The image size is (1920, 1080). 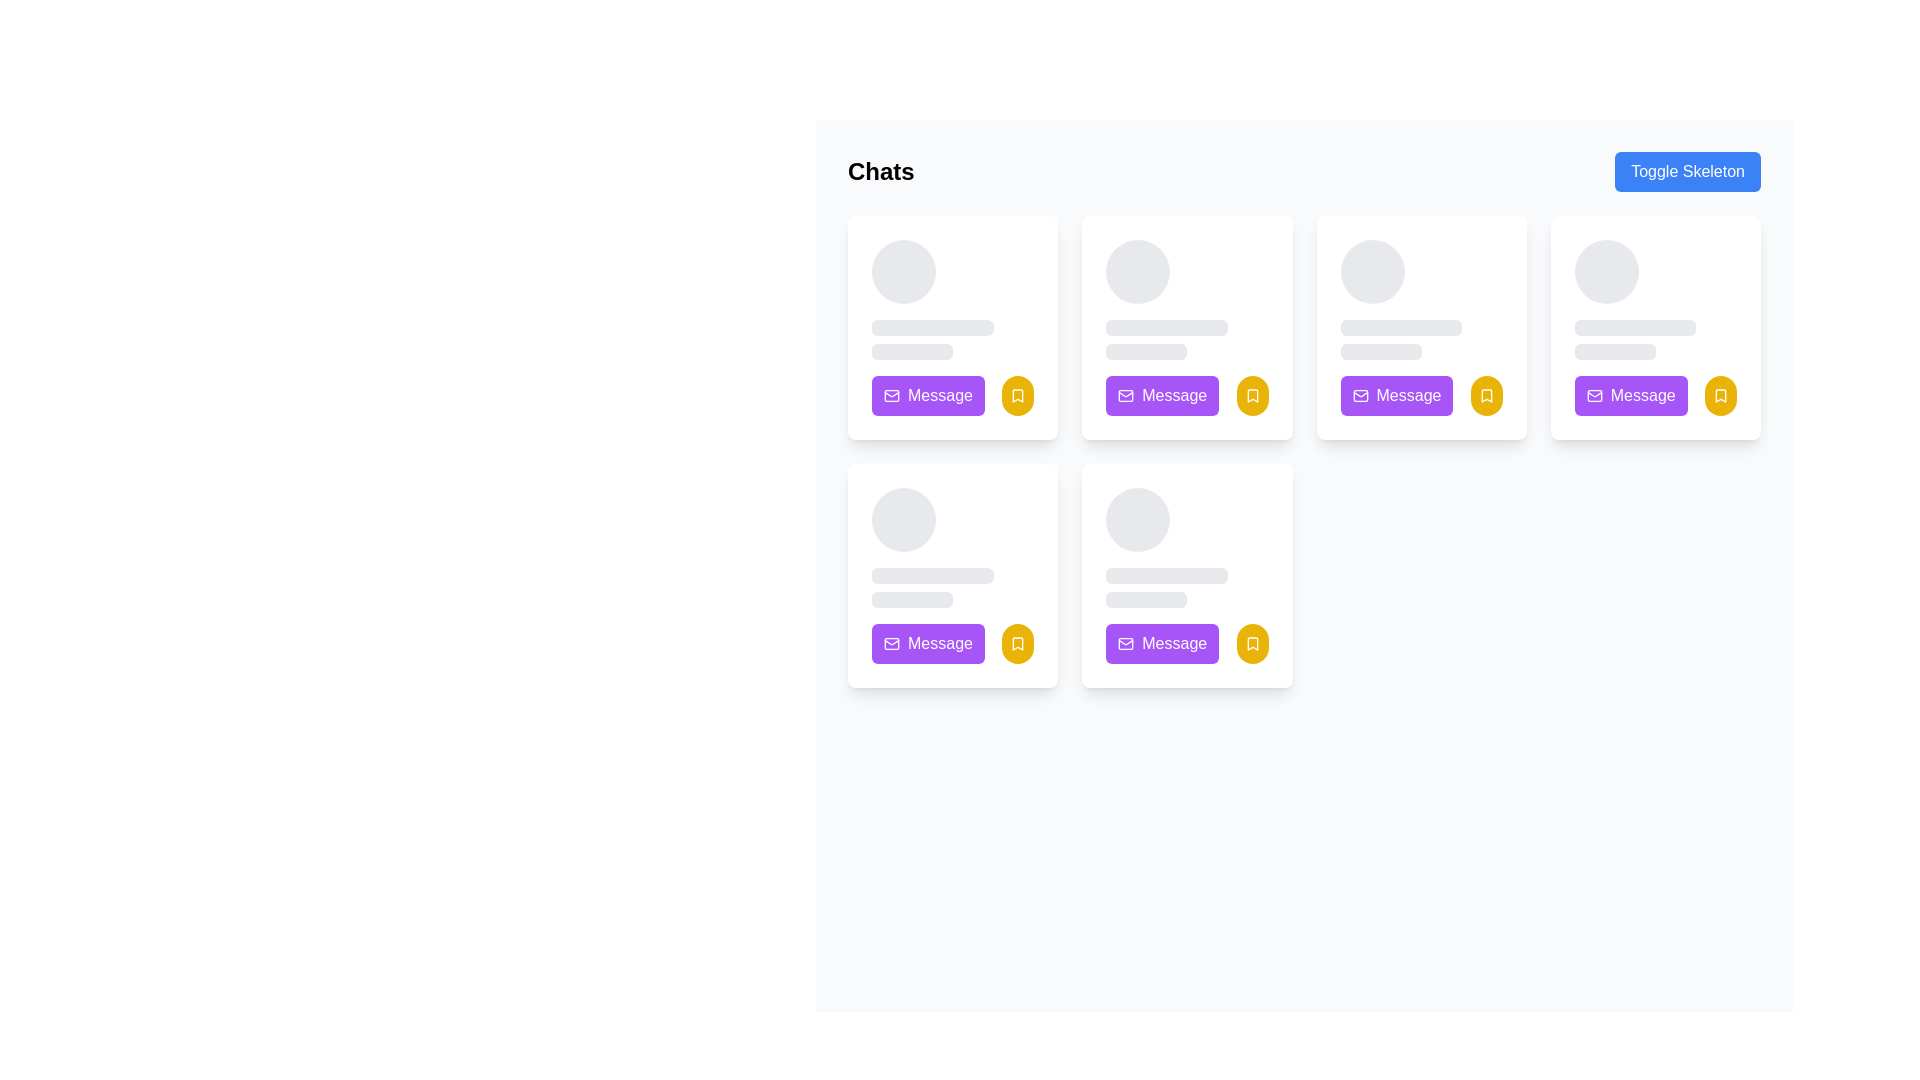 What do you see at coordinates (1187, 547) in the screenshot?
I see `the Skeleton loader component for the user profile card, which indicates loading activity and is located in the second row and third column of a grid layout` at bounding box center [1187, 547].